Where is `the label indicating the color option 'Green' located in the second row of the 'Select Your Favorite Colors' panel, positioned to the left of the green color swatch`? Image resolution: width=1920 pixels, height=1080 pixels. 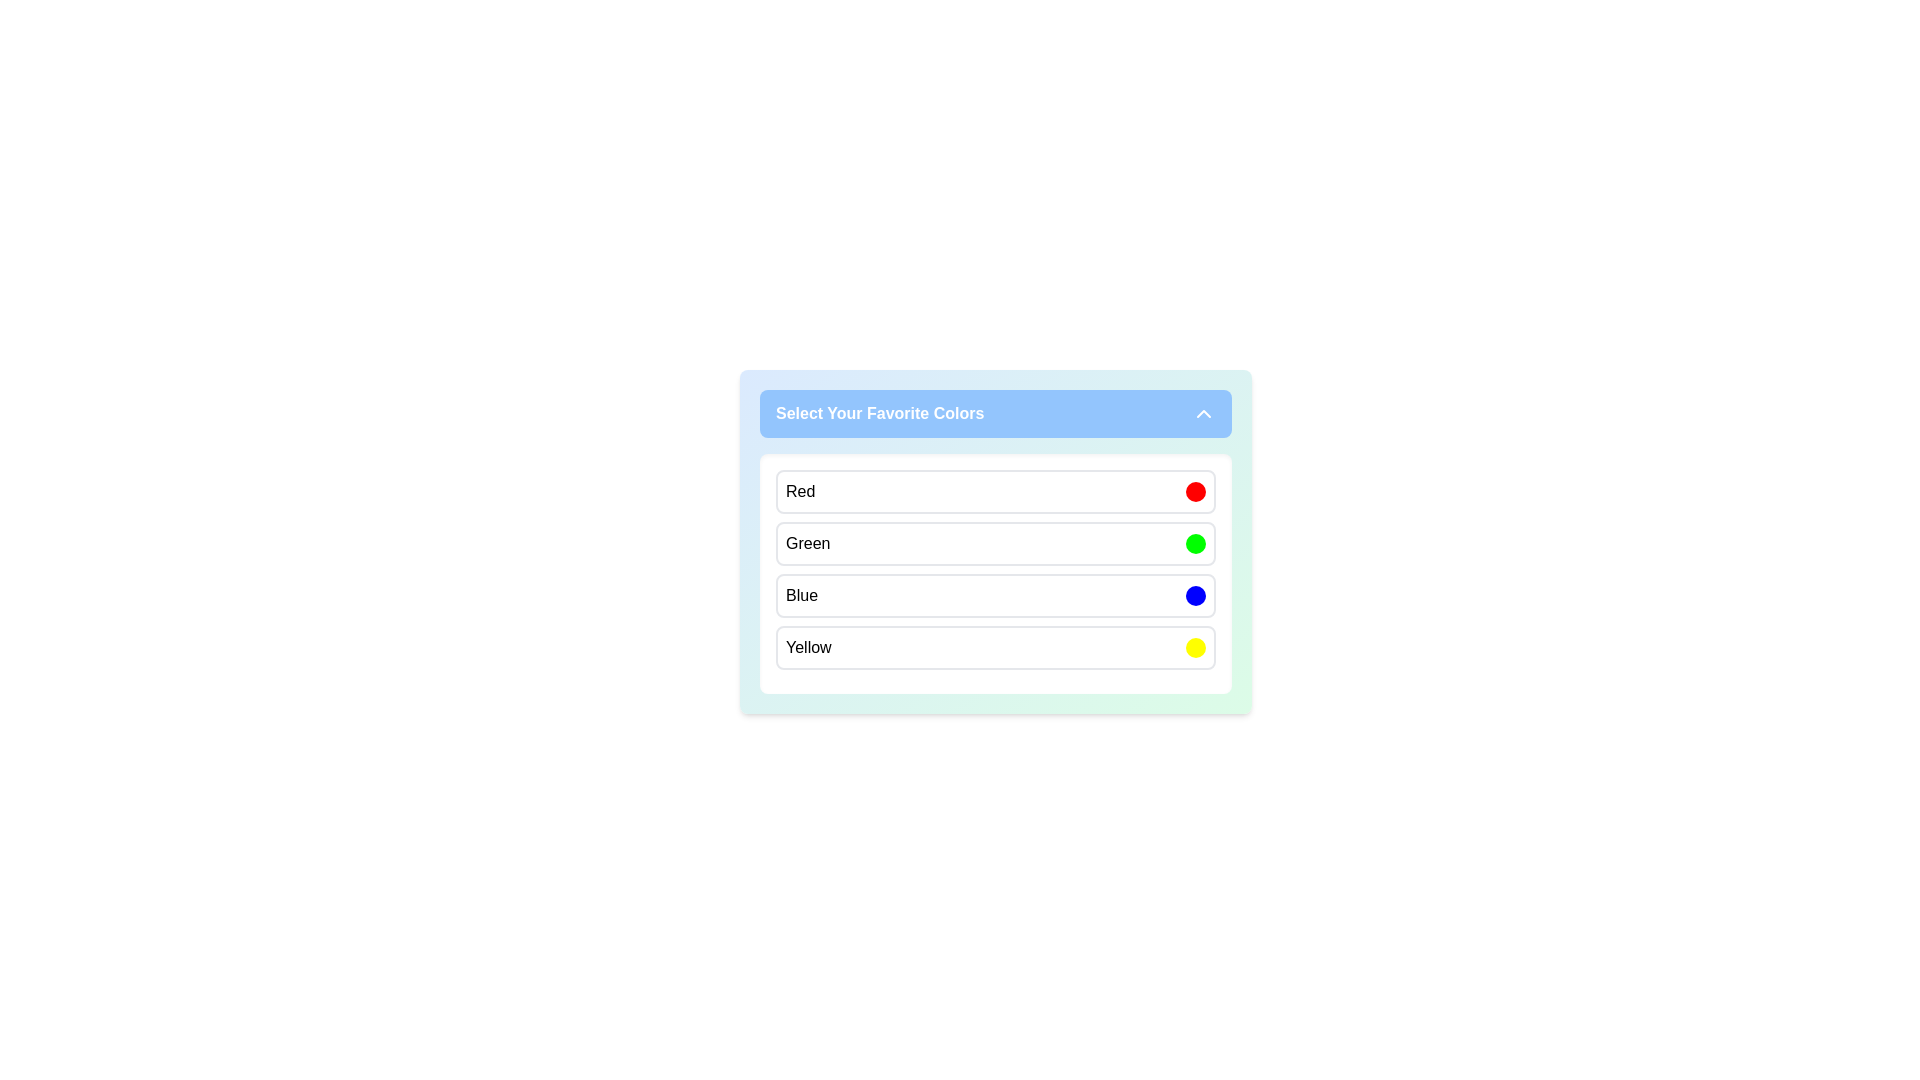
the label indicating the color option 'Green' located in the second row of the 'Select Your Favorite Colors' panel, positioned to the left of the green color swatch is located at coordinates (808, 543).